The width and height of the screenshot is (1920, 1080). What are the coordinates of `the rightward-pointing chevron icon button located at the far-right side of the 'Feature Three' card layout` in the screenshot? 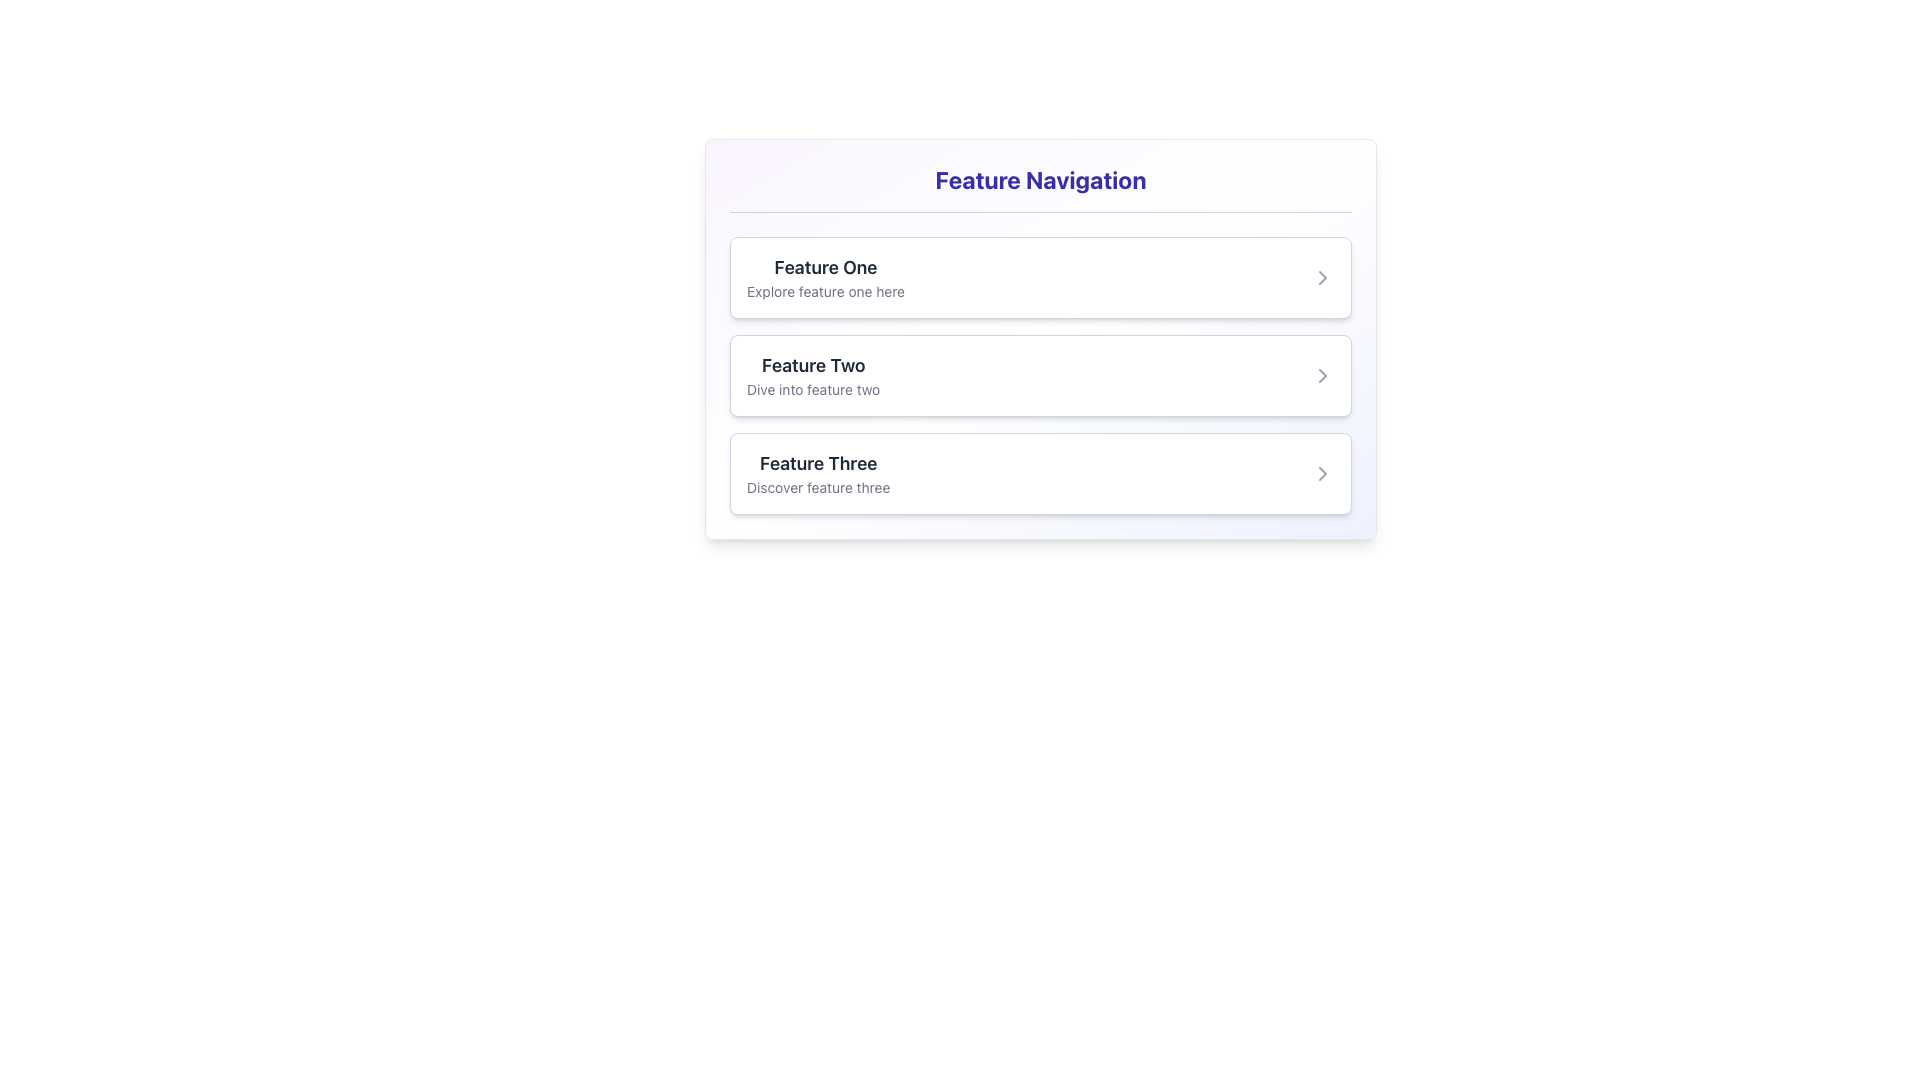 It's located at (1323, 474).